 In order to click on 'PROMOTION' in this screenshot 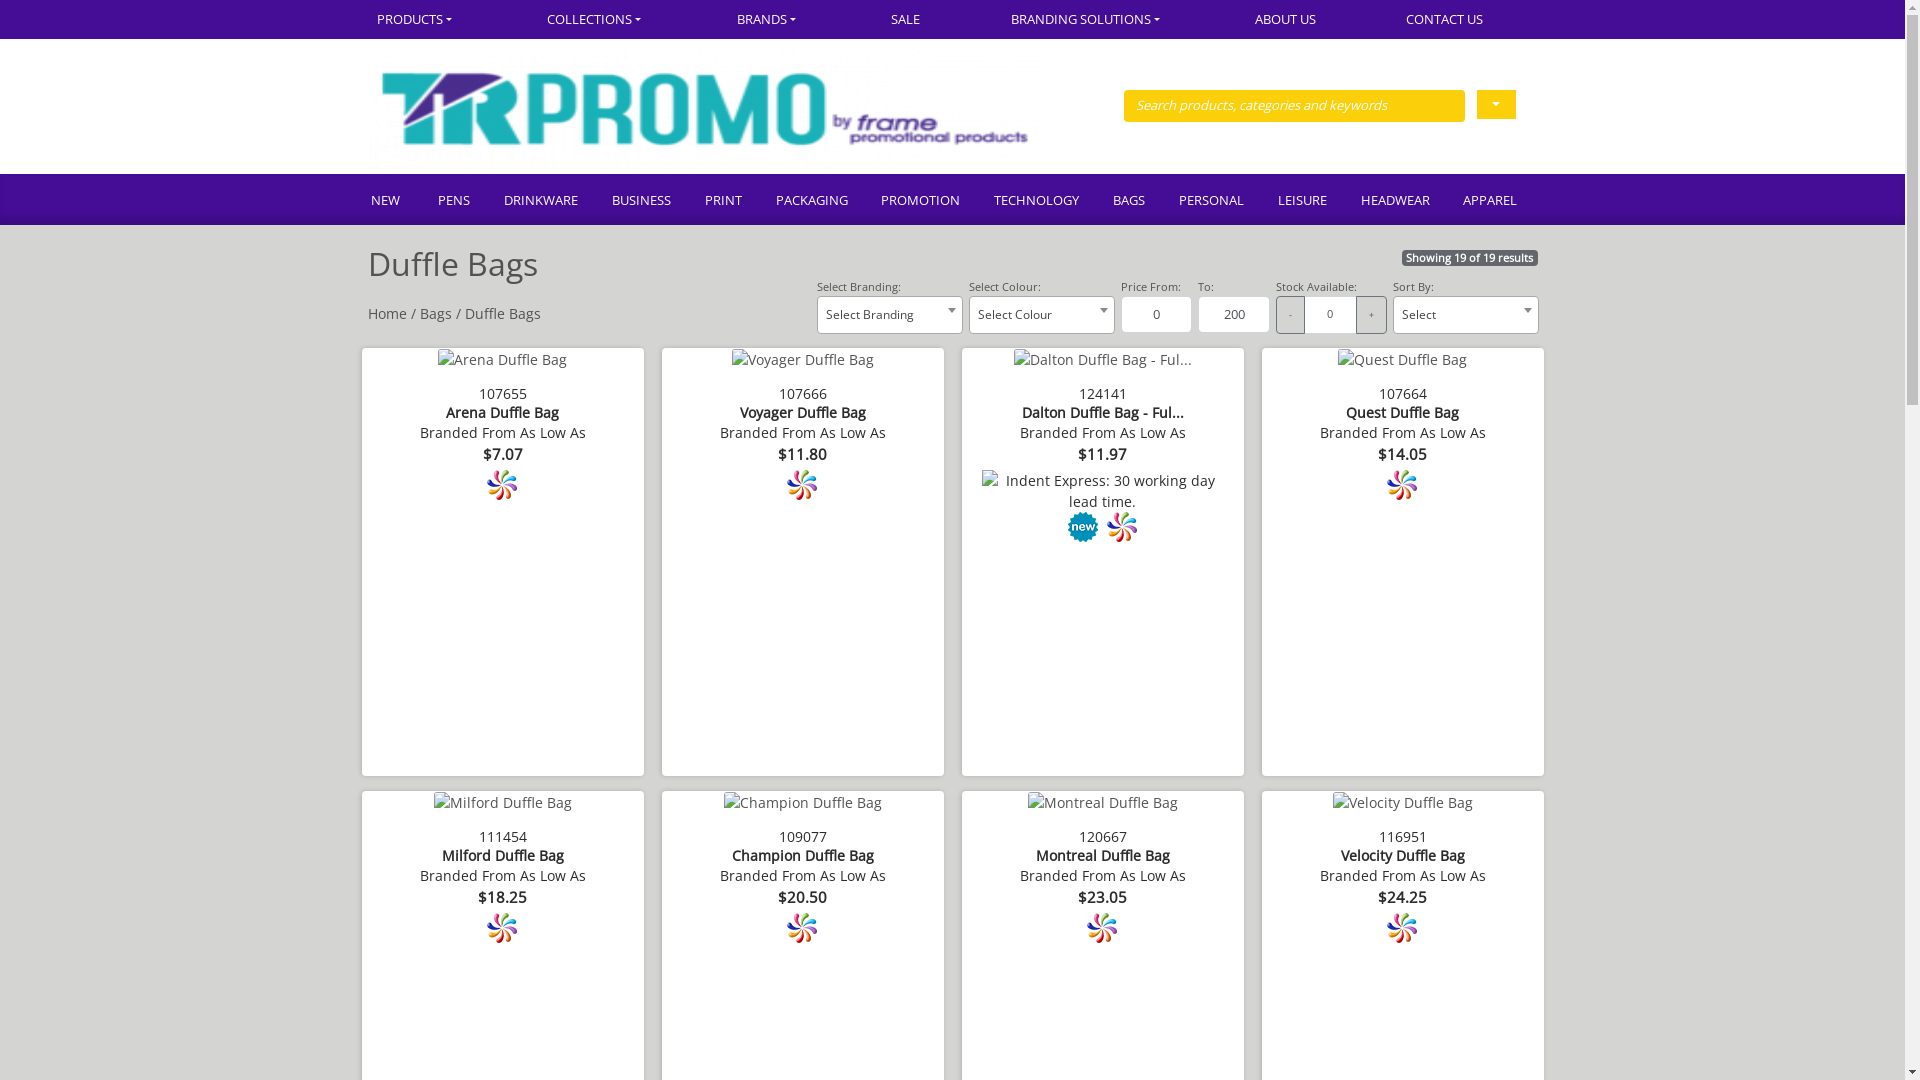, I will do `click(864, 201)`.